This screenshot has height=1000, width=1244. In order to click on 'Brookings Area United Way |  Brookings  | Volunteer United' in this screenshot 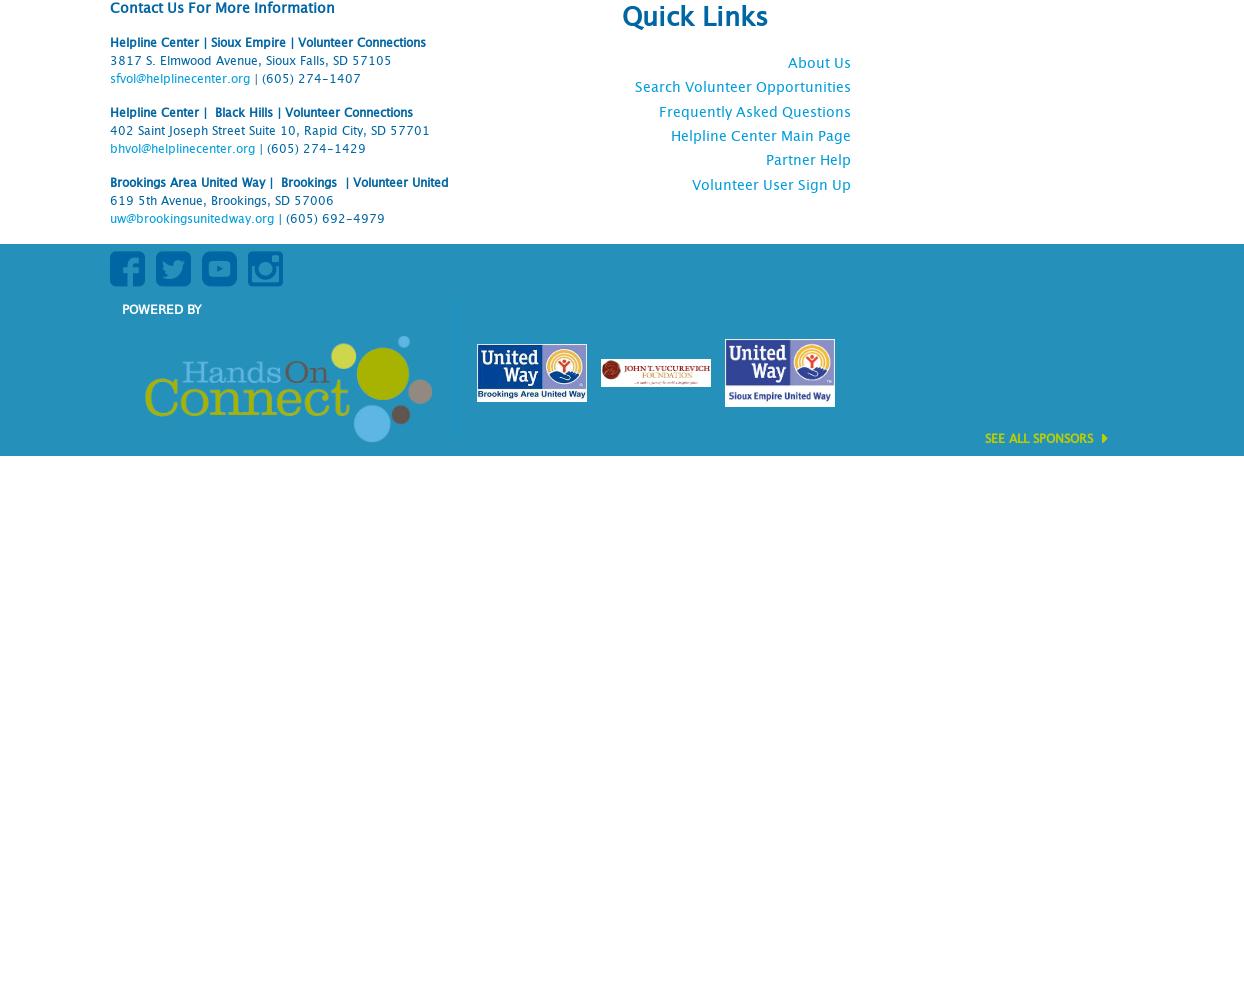, I will do `click(279, 182)`.